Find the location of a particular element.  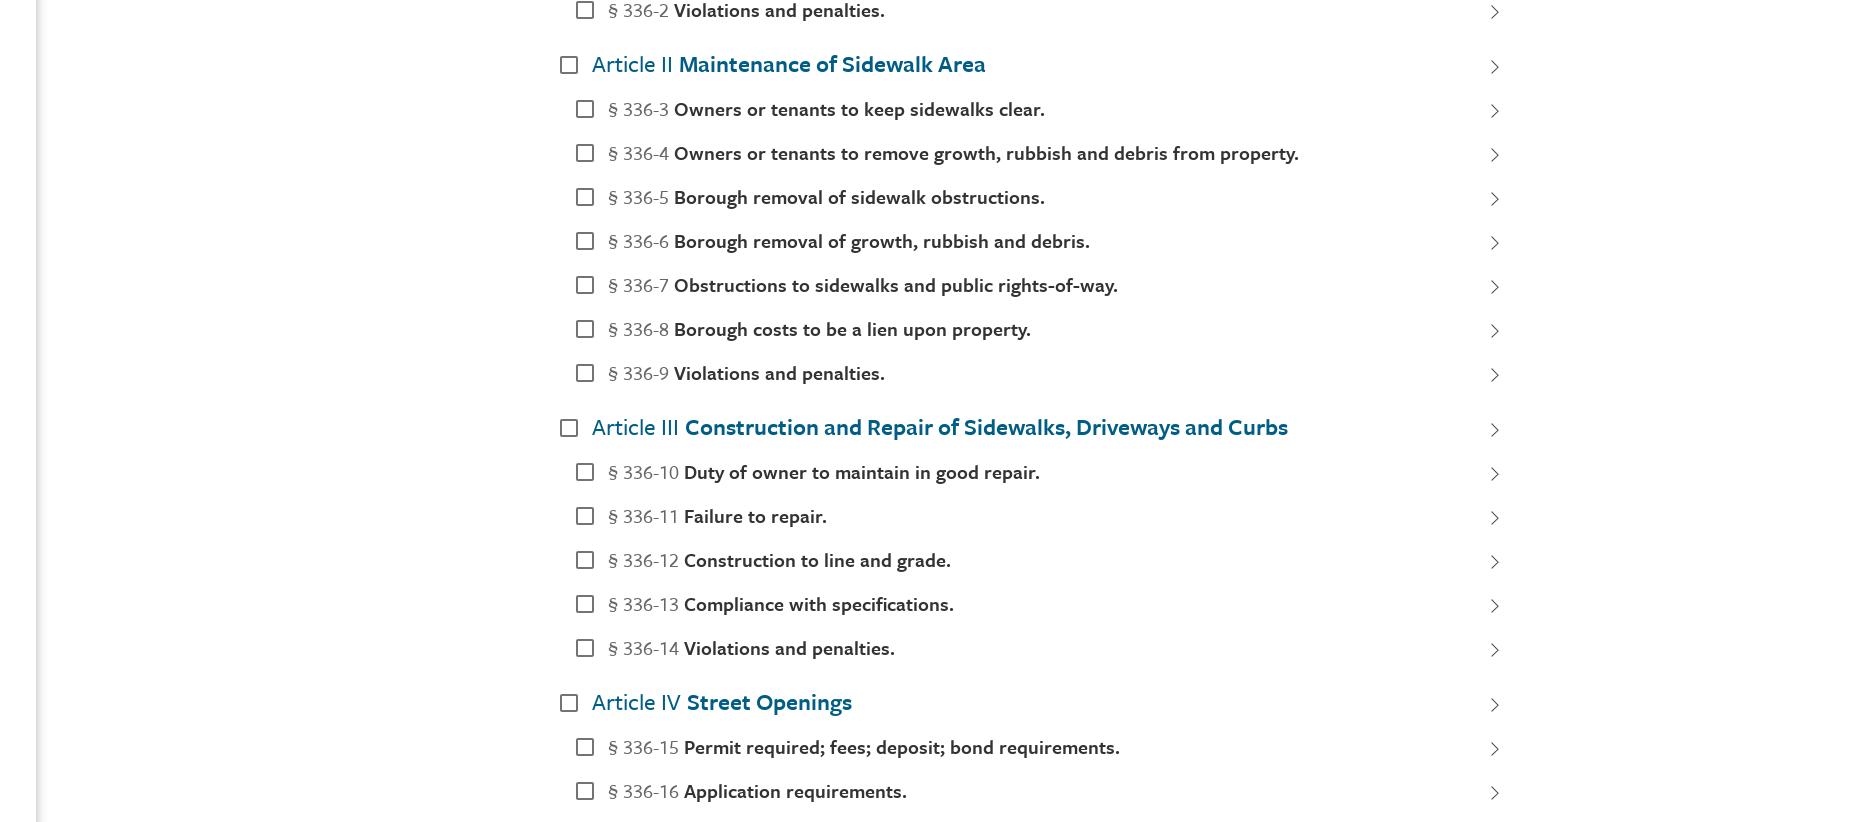

'Borough removal of sidewalk obstructions.' is located at coordinates (859, 194).